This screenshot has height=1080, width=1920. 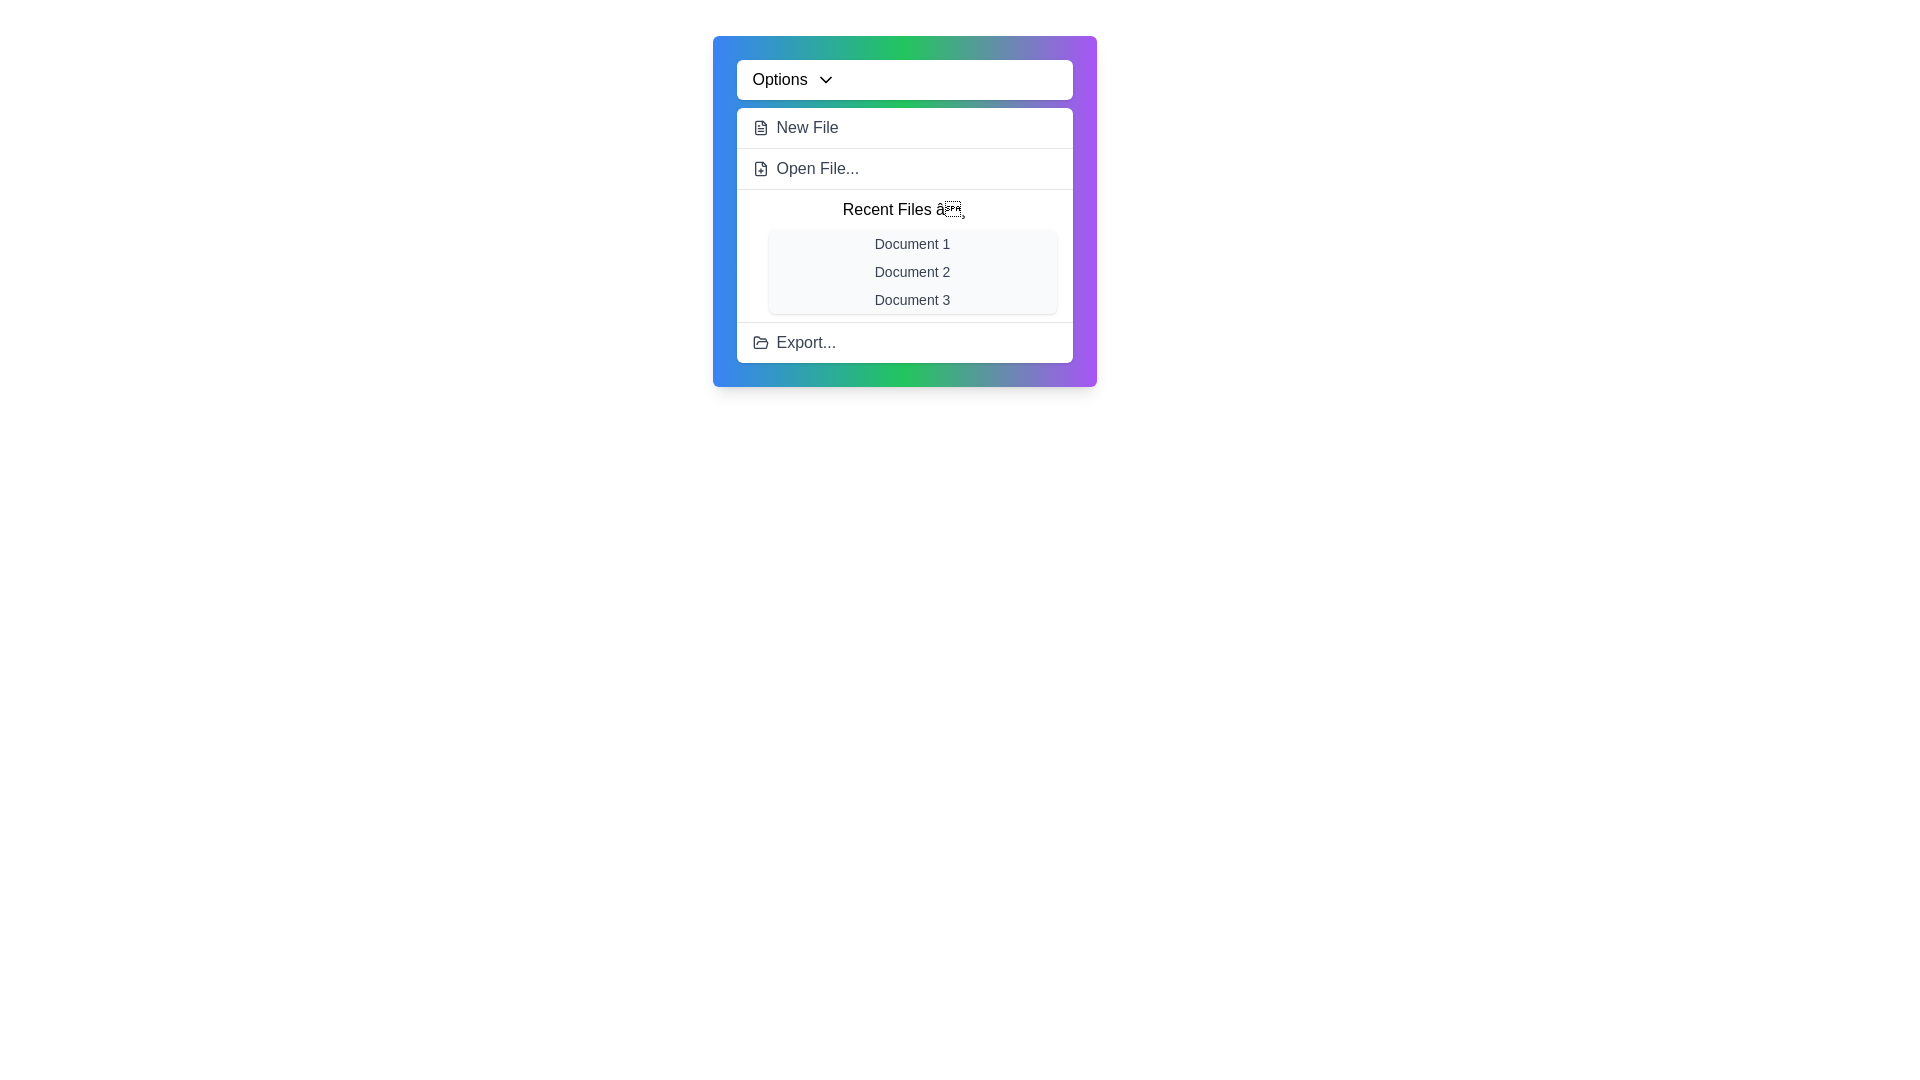 I want to click on the text label 'Document 2' to trigger the hover effect, so click(x=911, y=272).